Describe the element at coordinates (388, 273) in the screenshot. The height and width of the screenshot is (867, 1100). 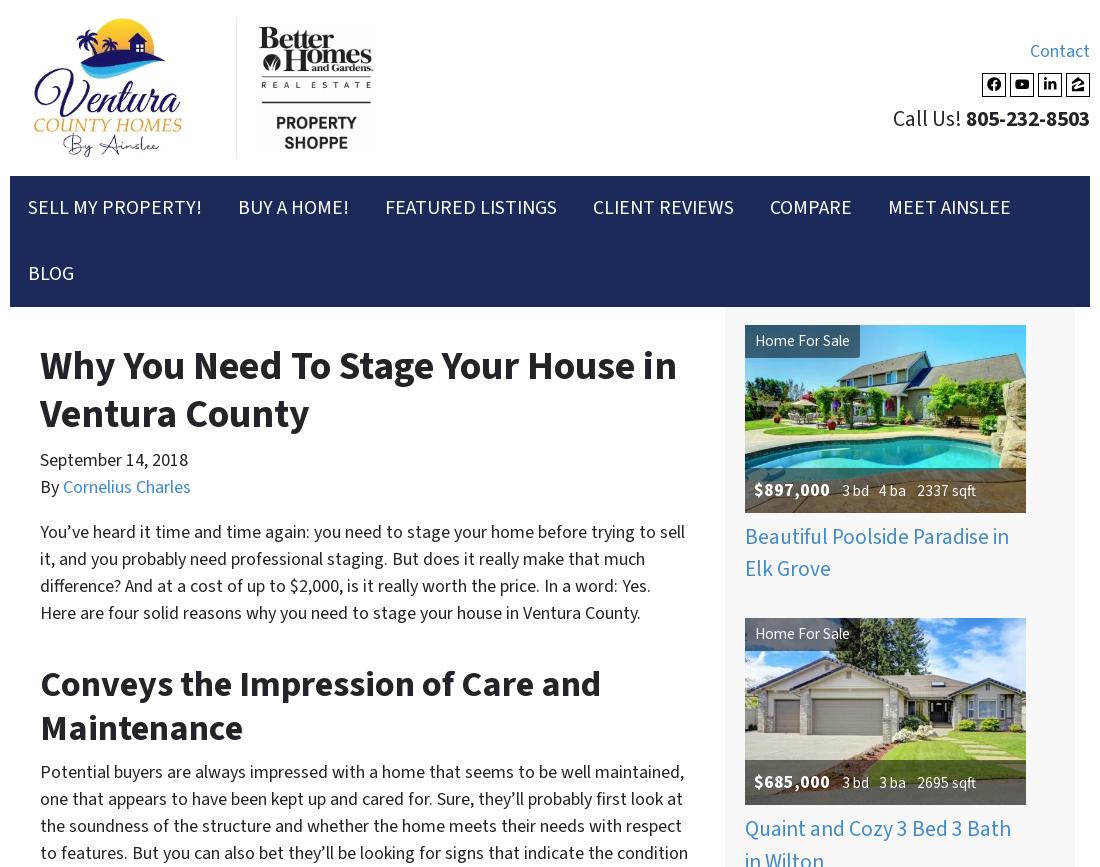
I see `'Last'` at that location.